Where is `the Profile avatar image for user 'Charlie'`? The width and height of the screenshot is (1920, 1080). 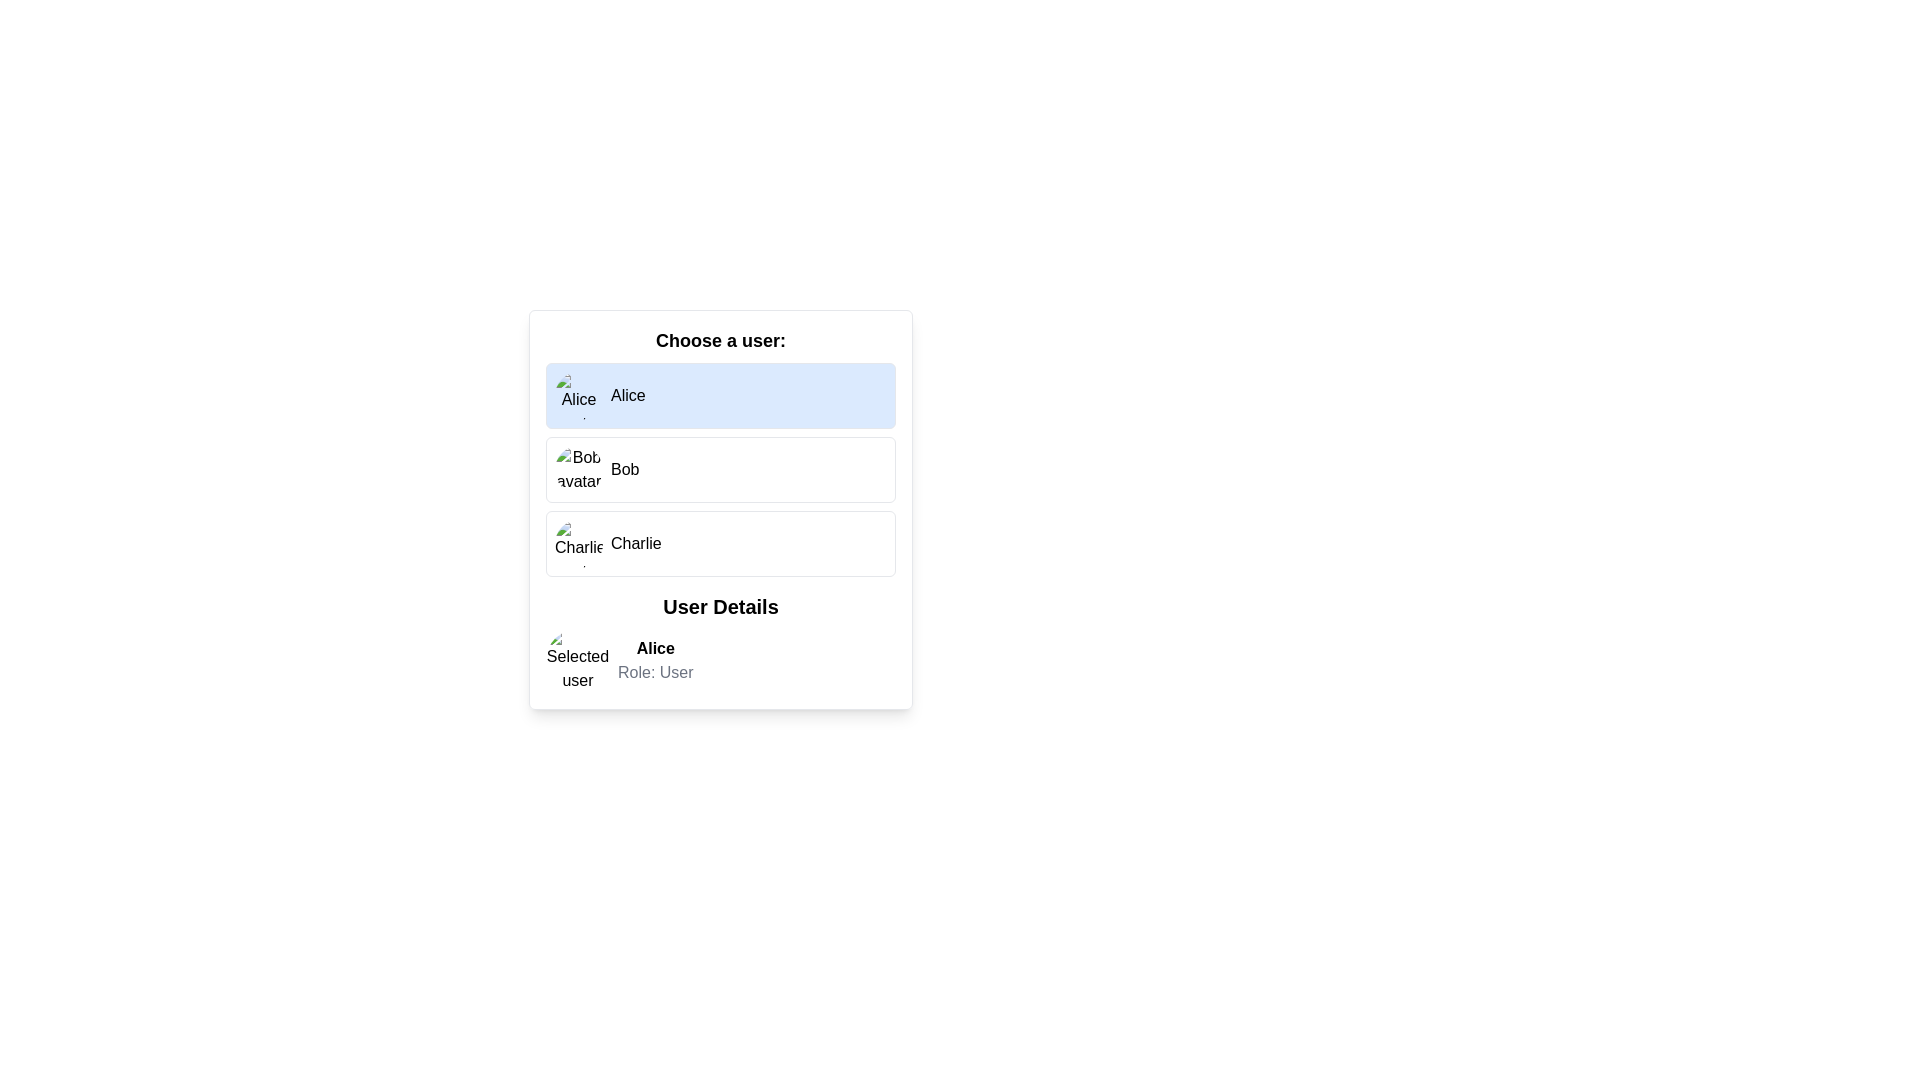
the Profile avatar image for user 'Charlie' is located at coordinates (578, 543).